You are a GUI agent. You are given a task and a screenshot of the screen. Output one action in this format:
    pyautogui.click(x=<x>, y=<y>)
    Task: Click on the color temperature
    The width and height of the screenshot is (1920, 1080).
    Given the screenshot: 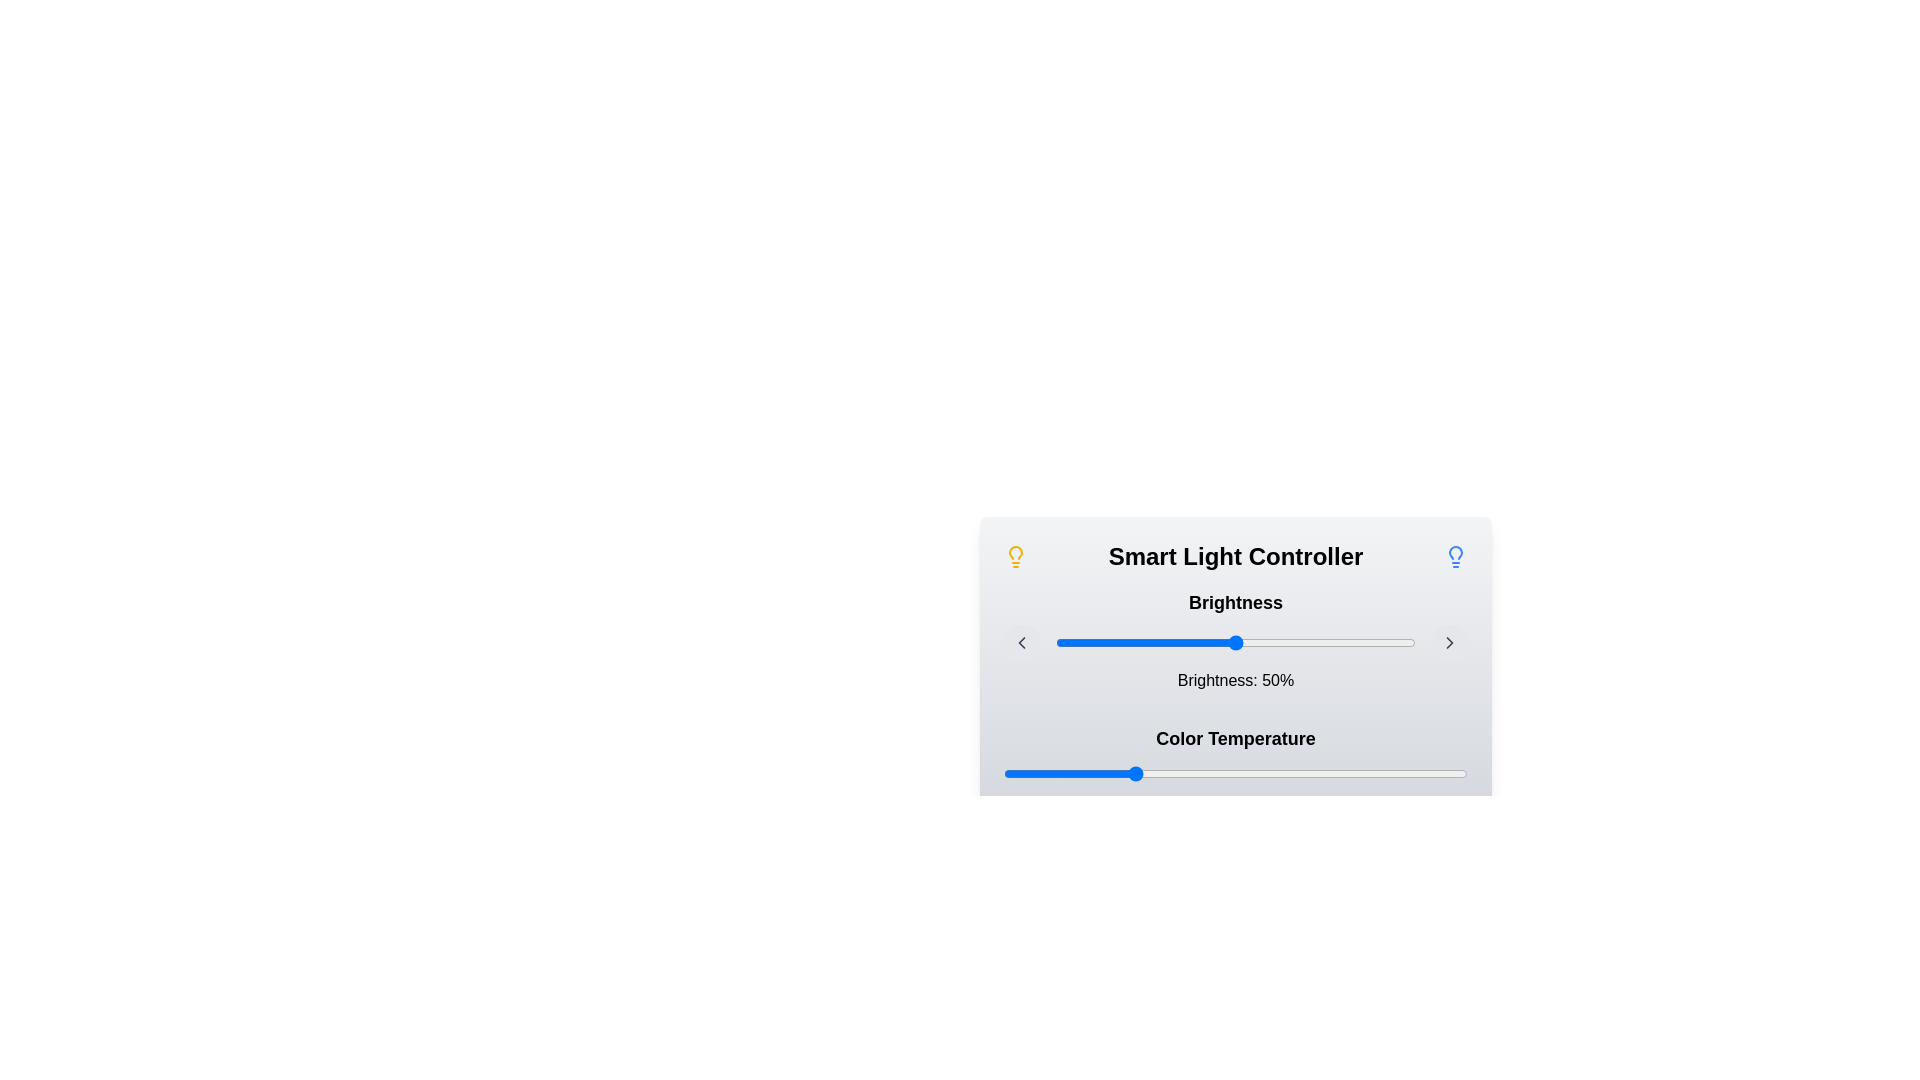 What is the action you would take?
    pyautogui.click(x=1011, y=773)
    